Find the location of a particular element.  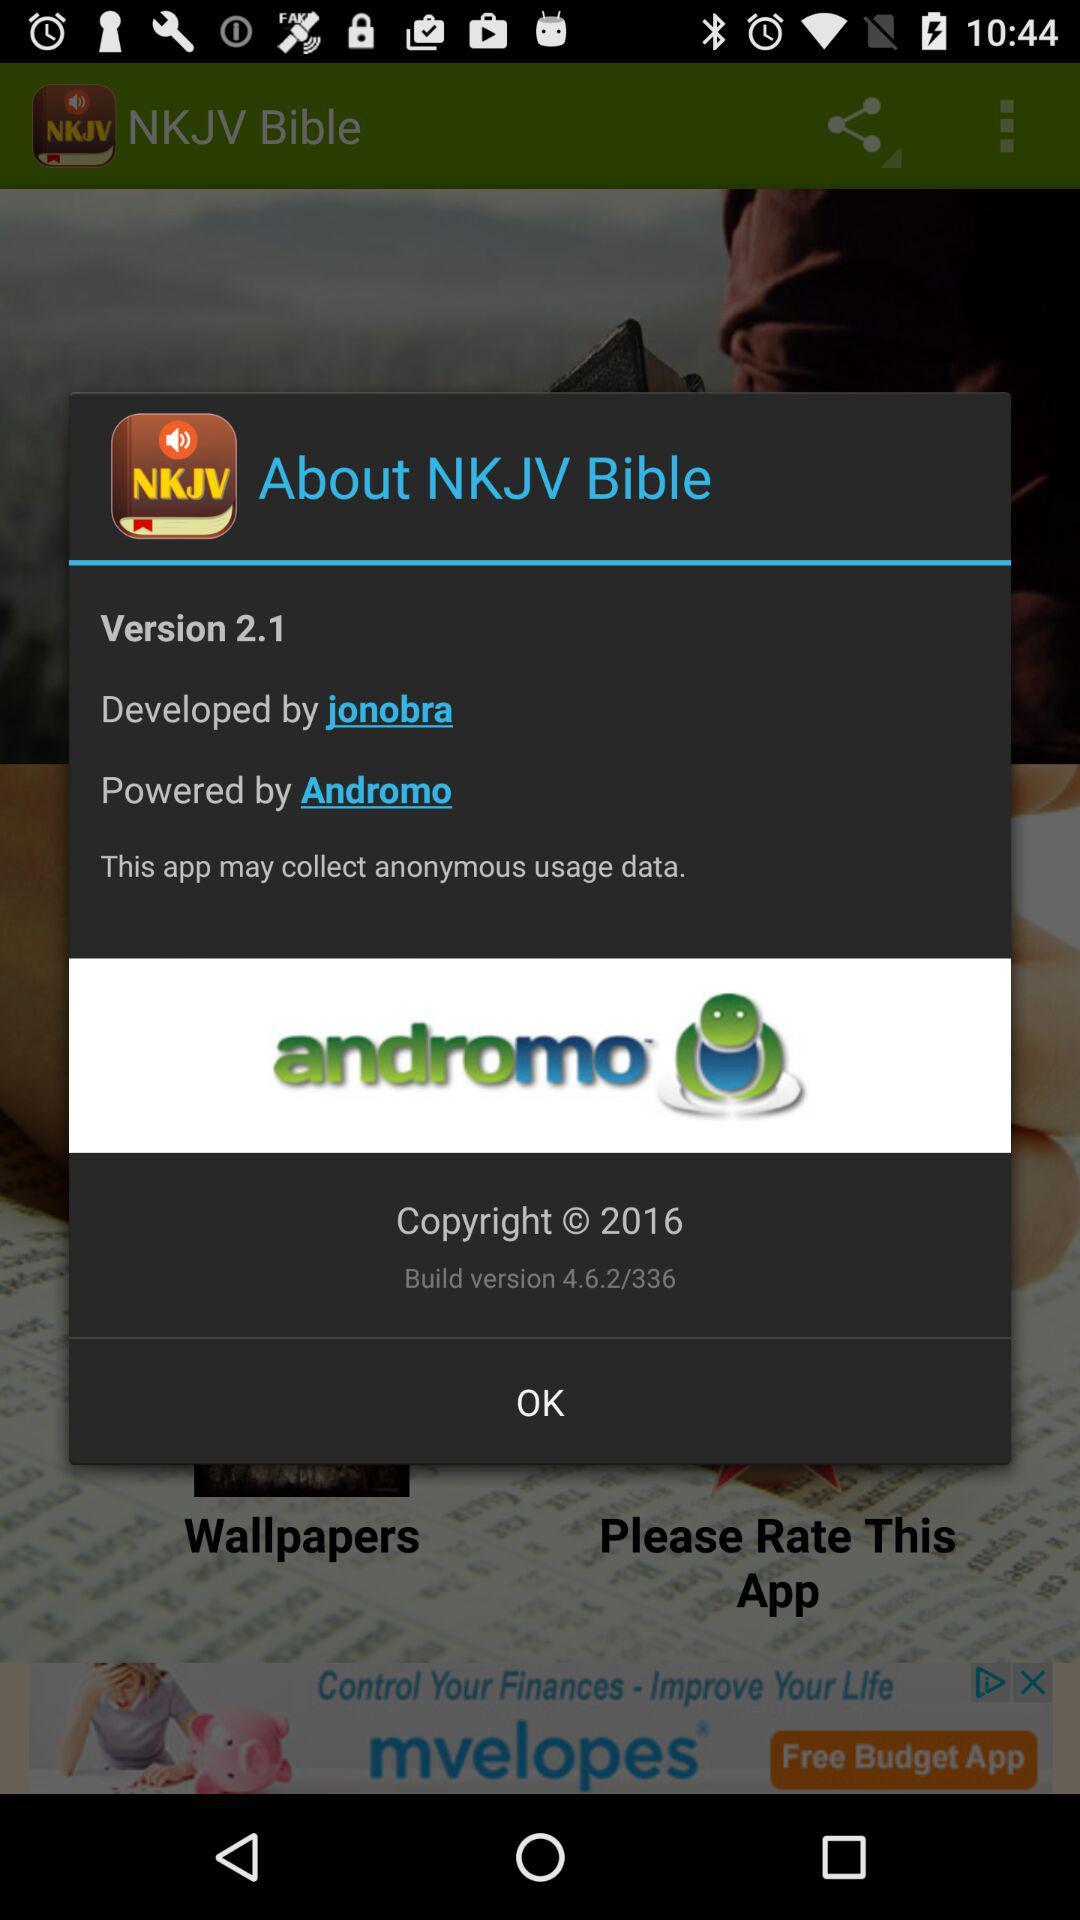

app below this app may is located at coordinates (538, 1054).